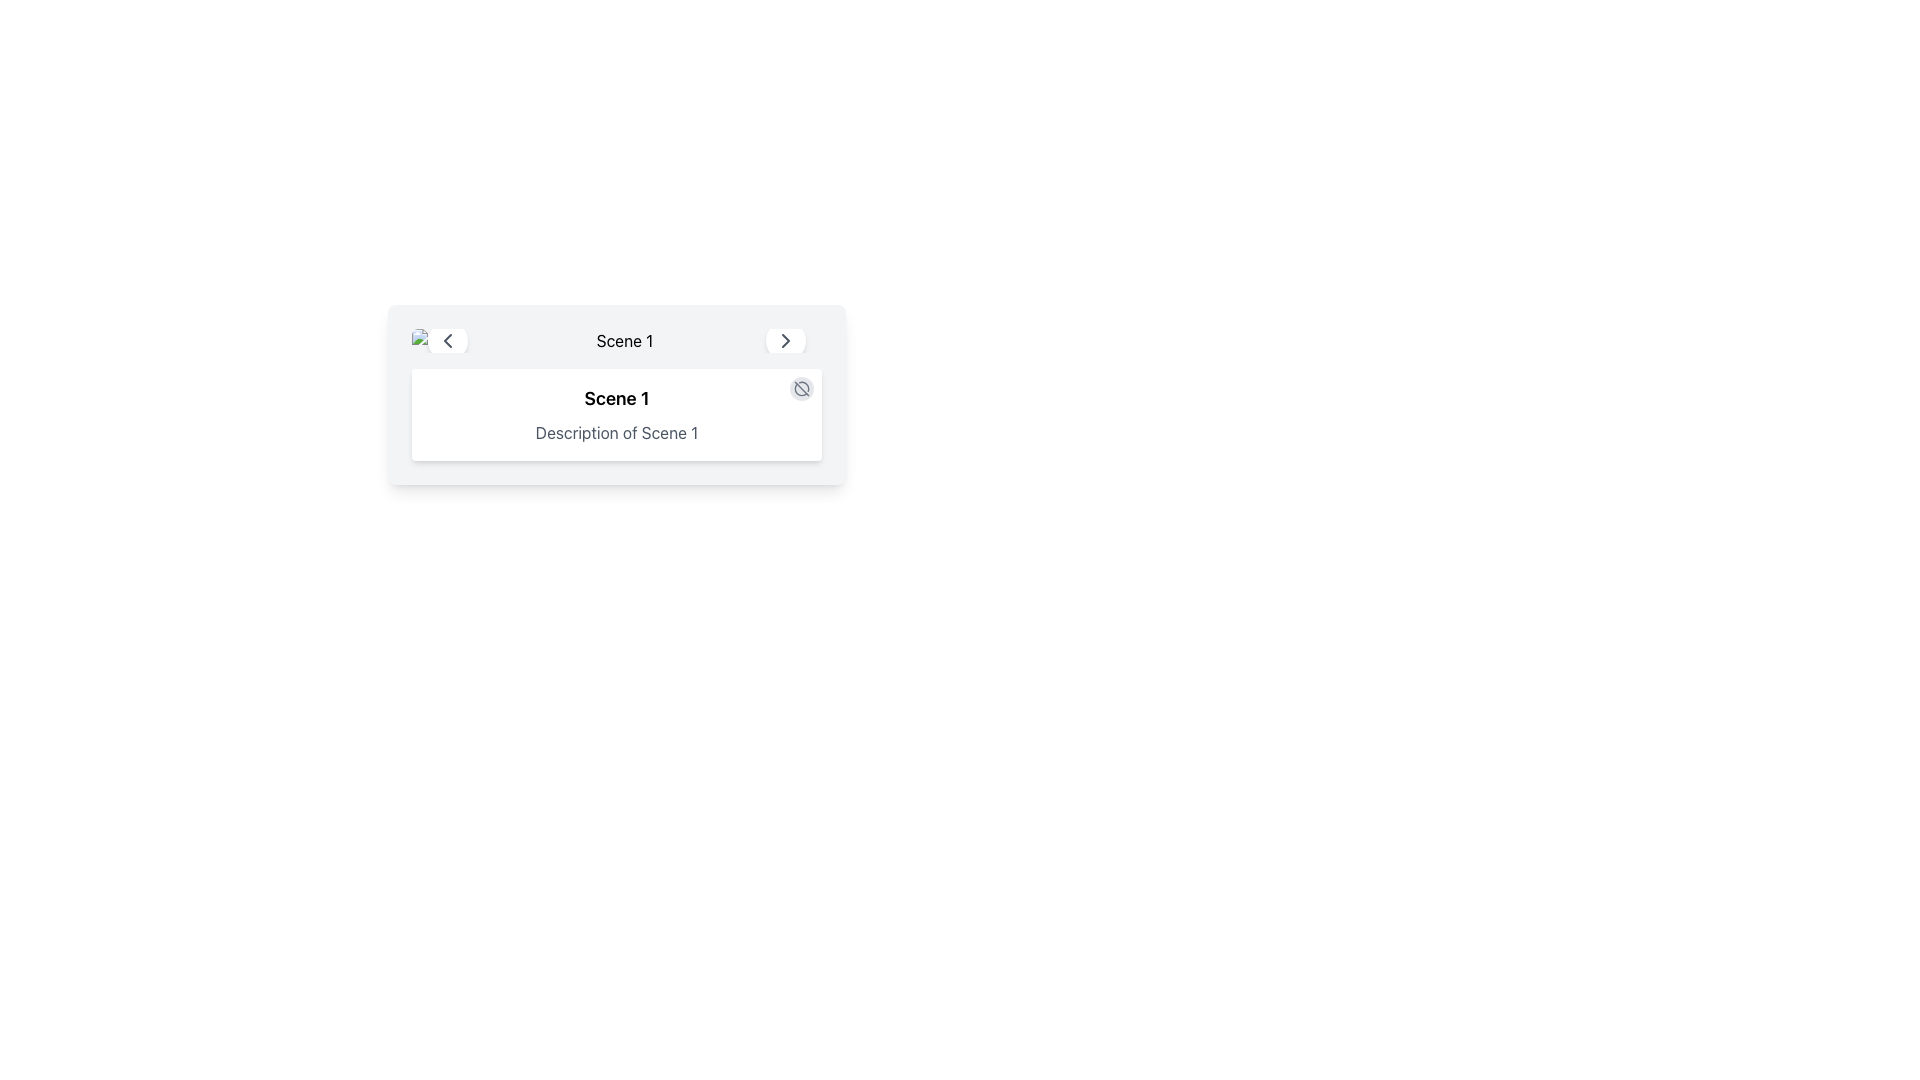  What do you see at coordinates (801, 389) in the screenshot?
I see `the Icon Button located in the top-right corner of the card displaying 'Scene 1'` at bounding box center [801, 389].